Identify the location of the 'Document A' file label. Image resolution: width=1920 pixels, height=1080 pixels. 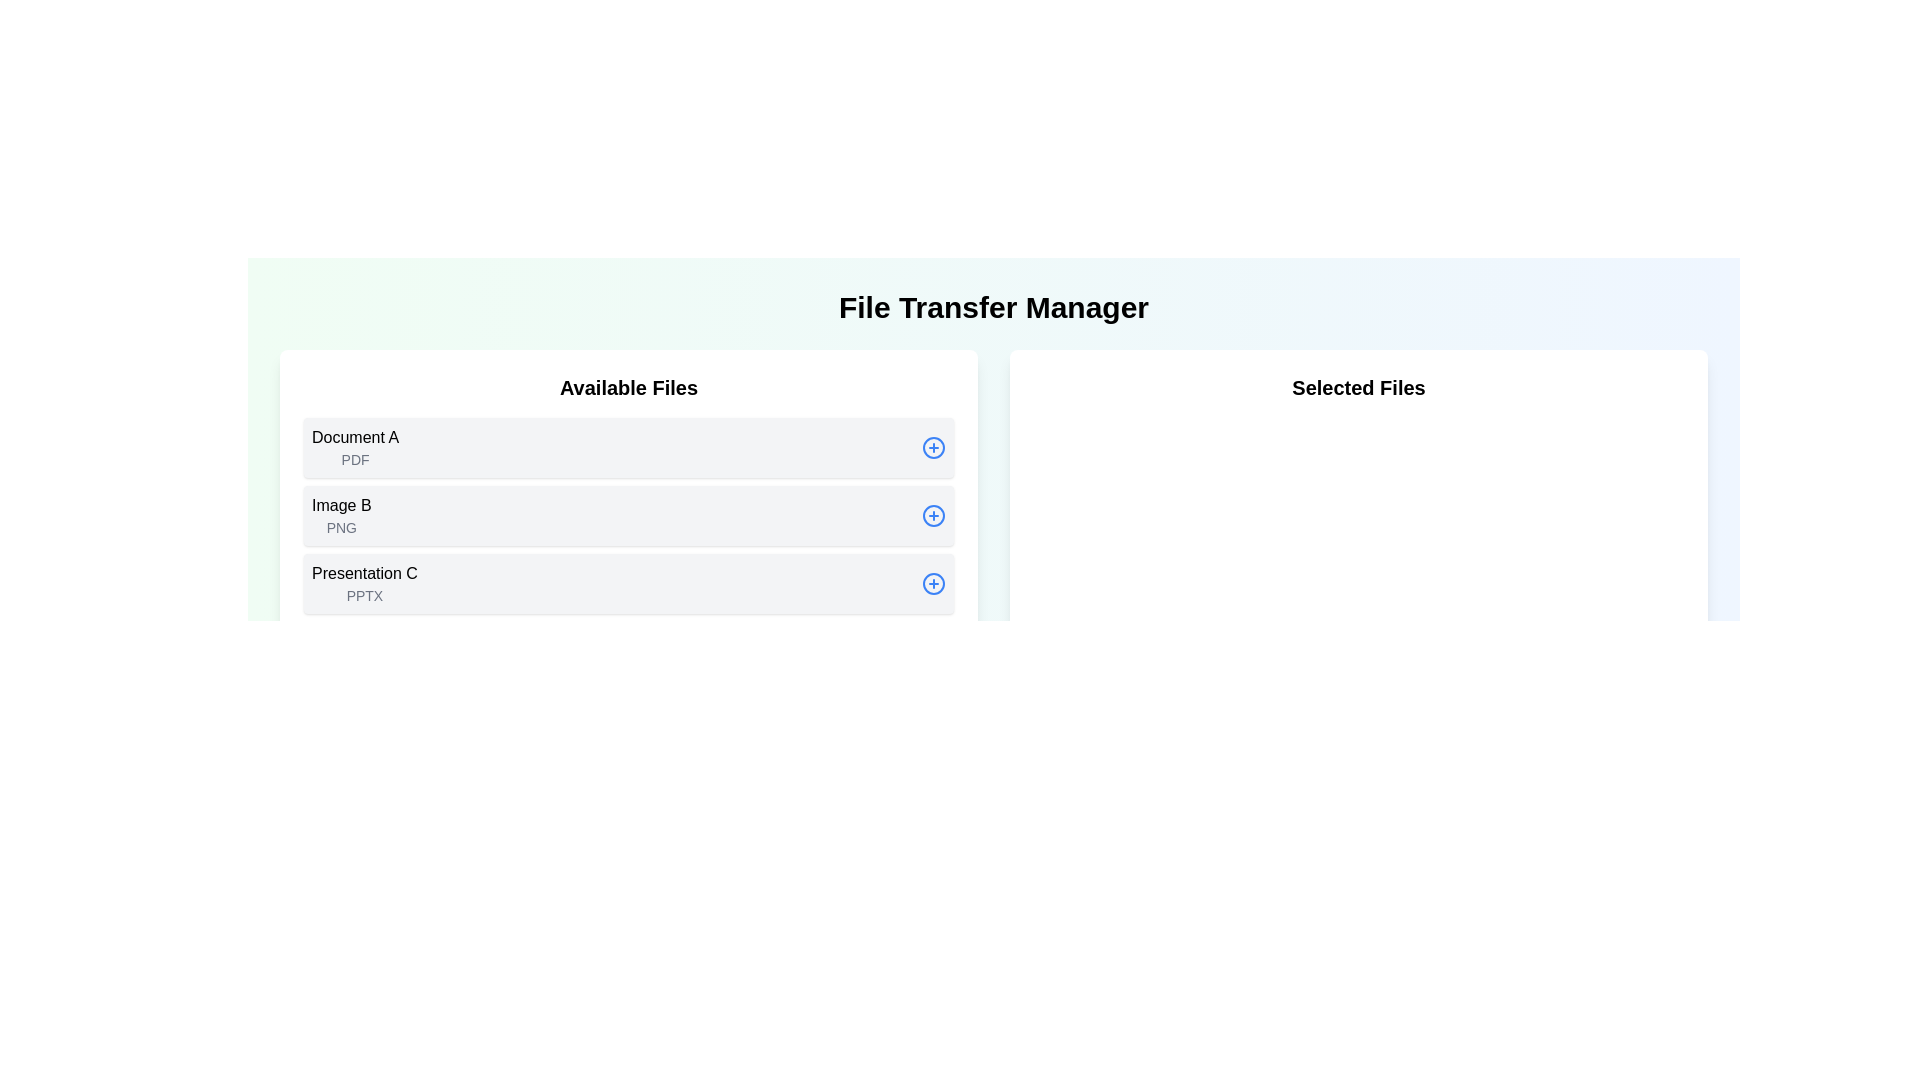
(355, 446).